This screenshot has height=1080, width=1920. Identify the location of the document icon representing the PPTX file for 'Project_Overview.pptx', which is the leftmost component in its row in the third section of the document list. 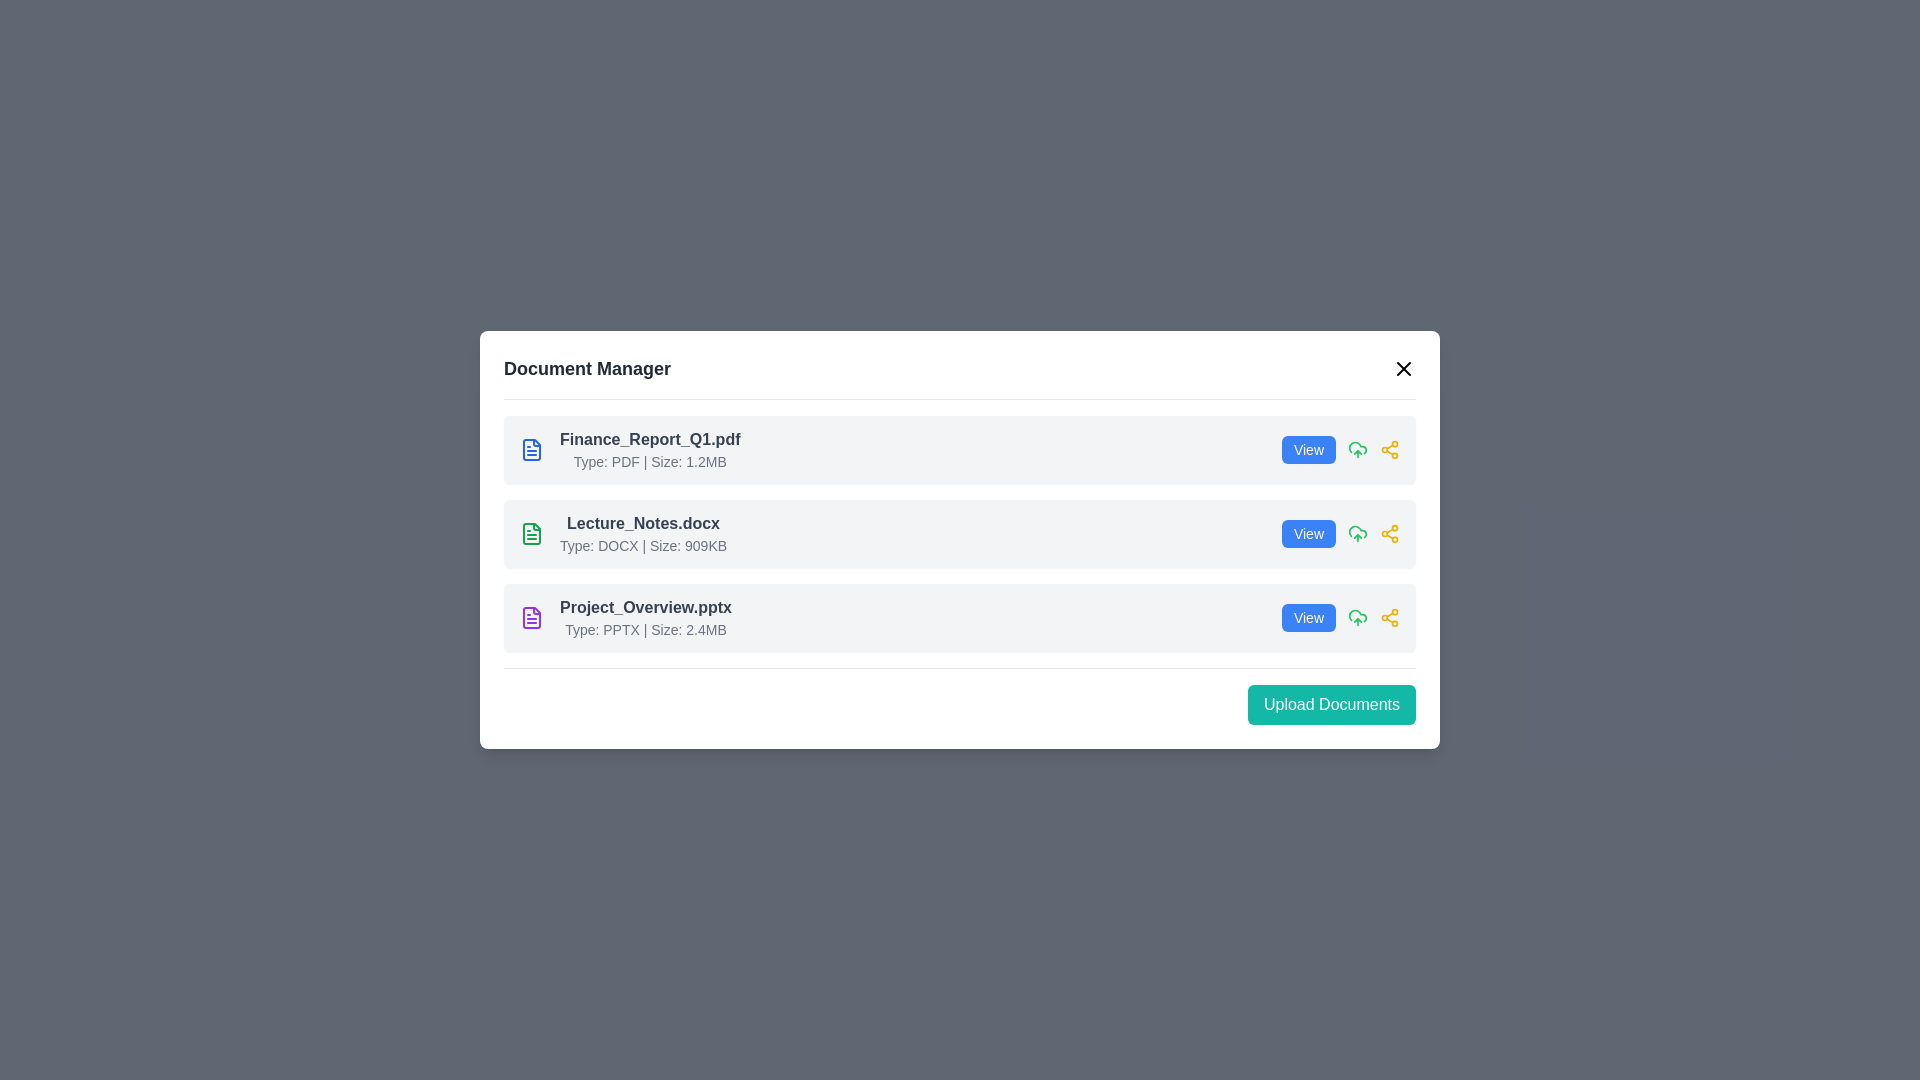
(532, 616).